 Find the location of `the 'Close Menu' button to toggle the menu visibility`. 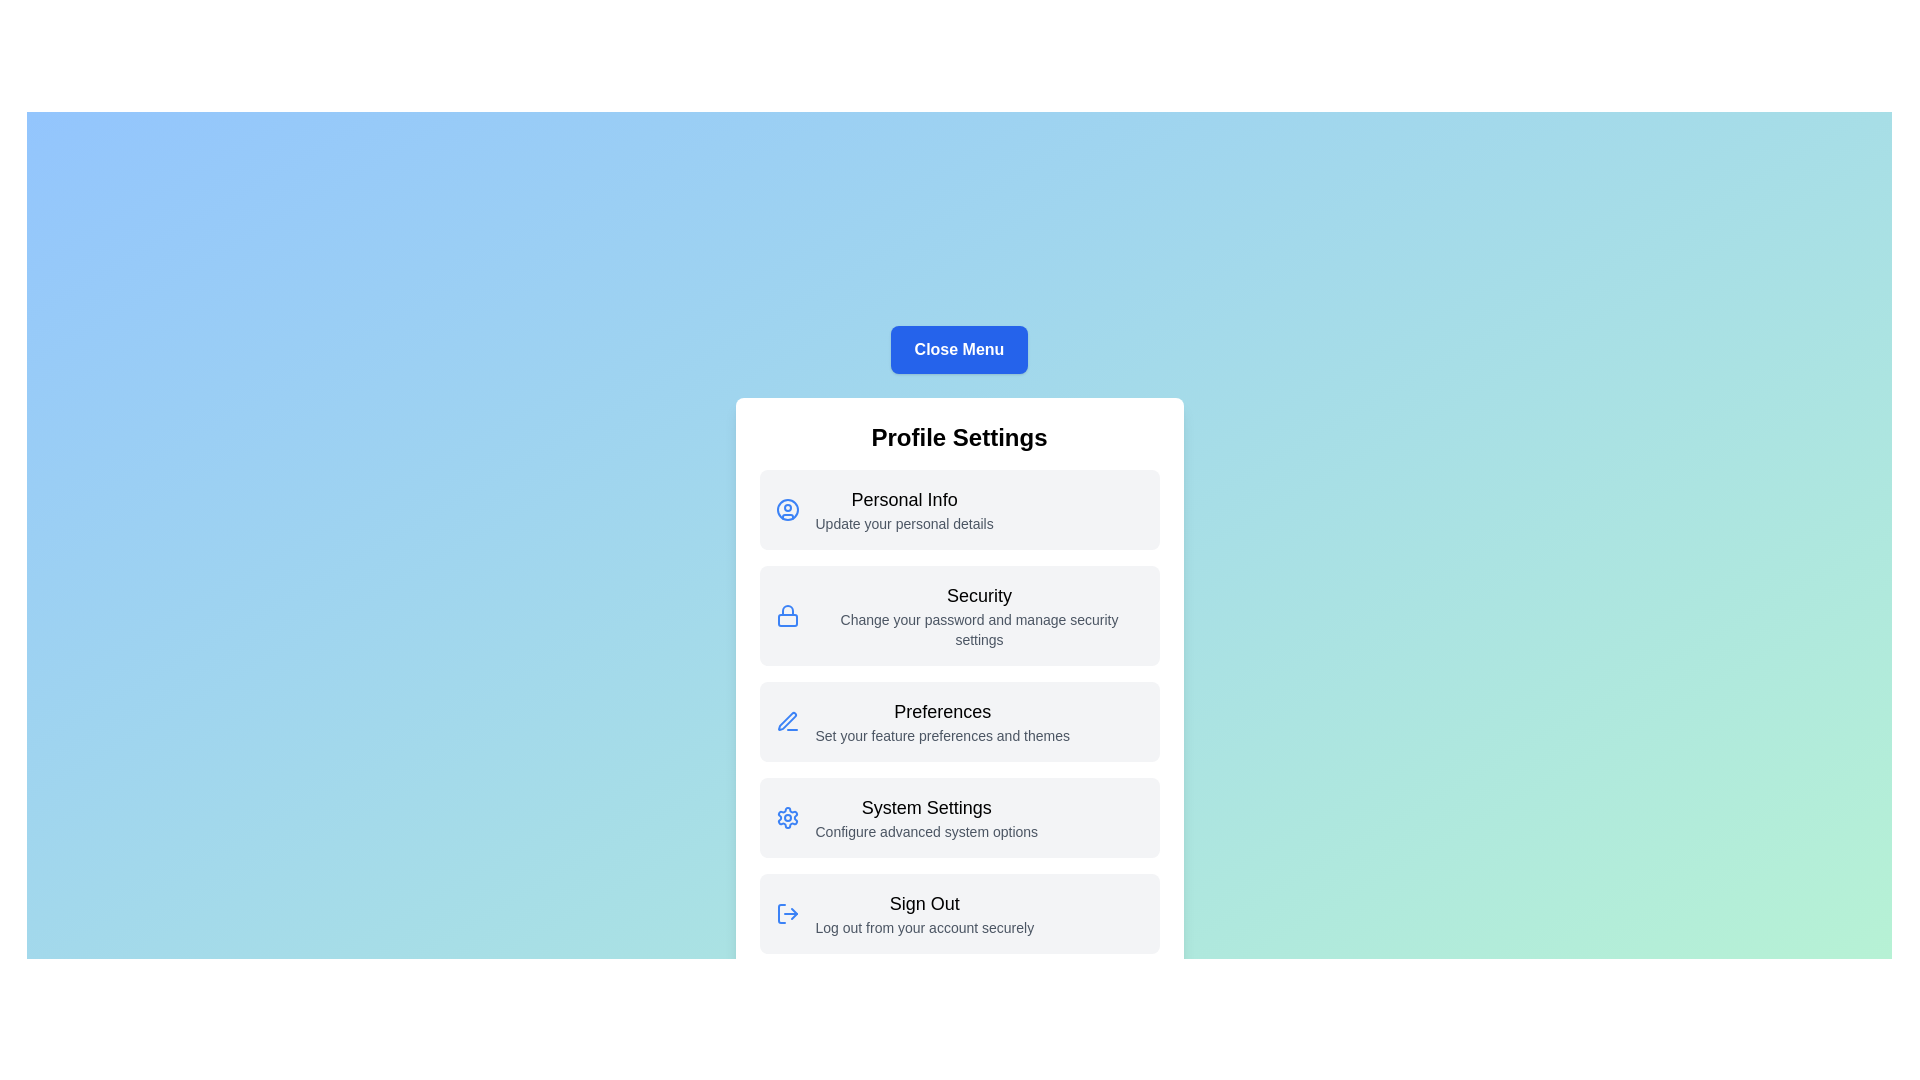

the 'Close Menu' button to toggle the menu visibility is located at coordinates (958, 349).